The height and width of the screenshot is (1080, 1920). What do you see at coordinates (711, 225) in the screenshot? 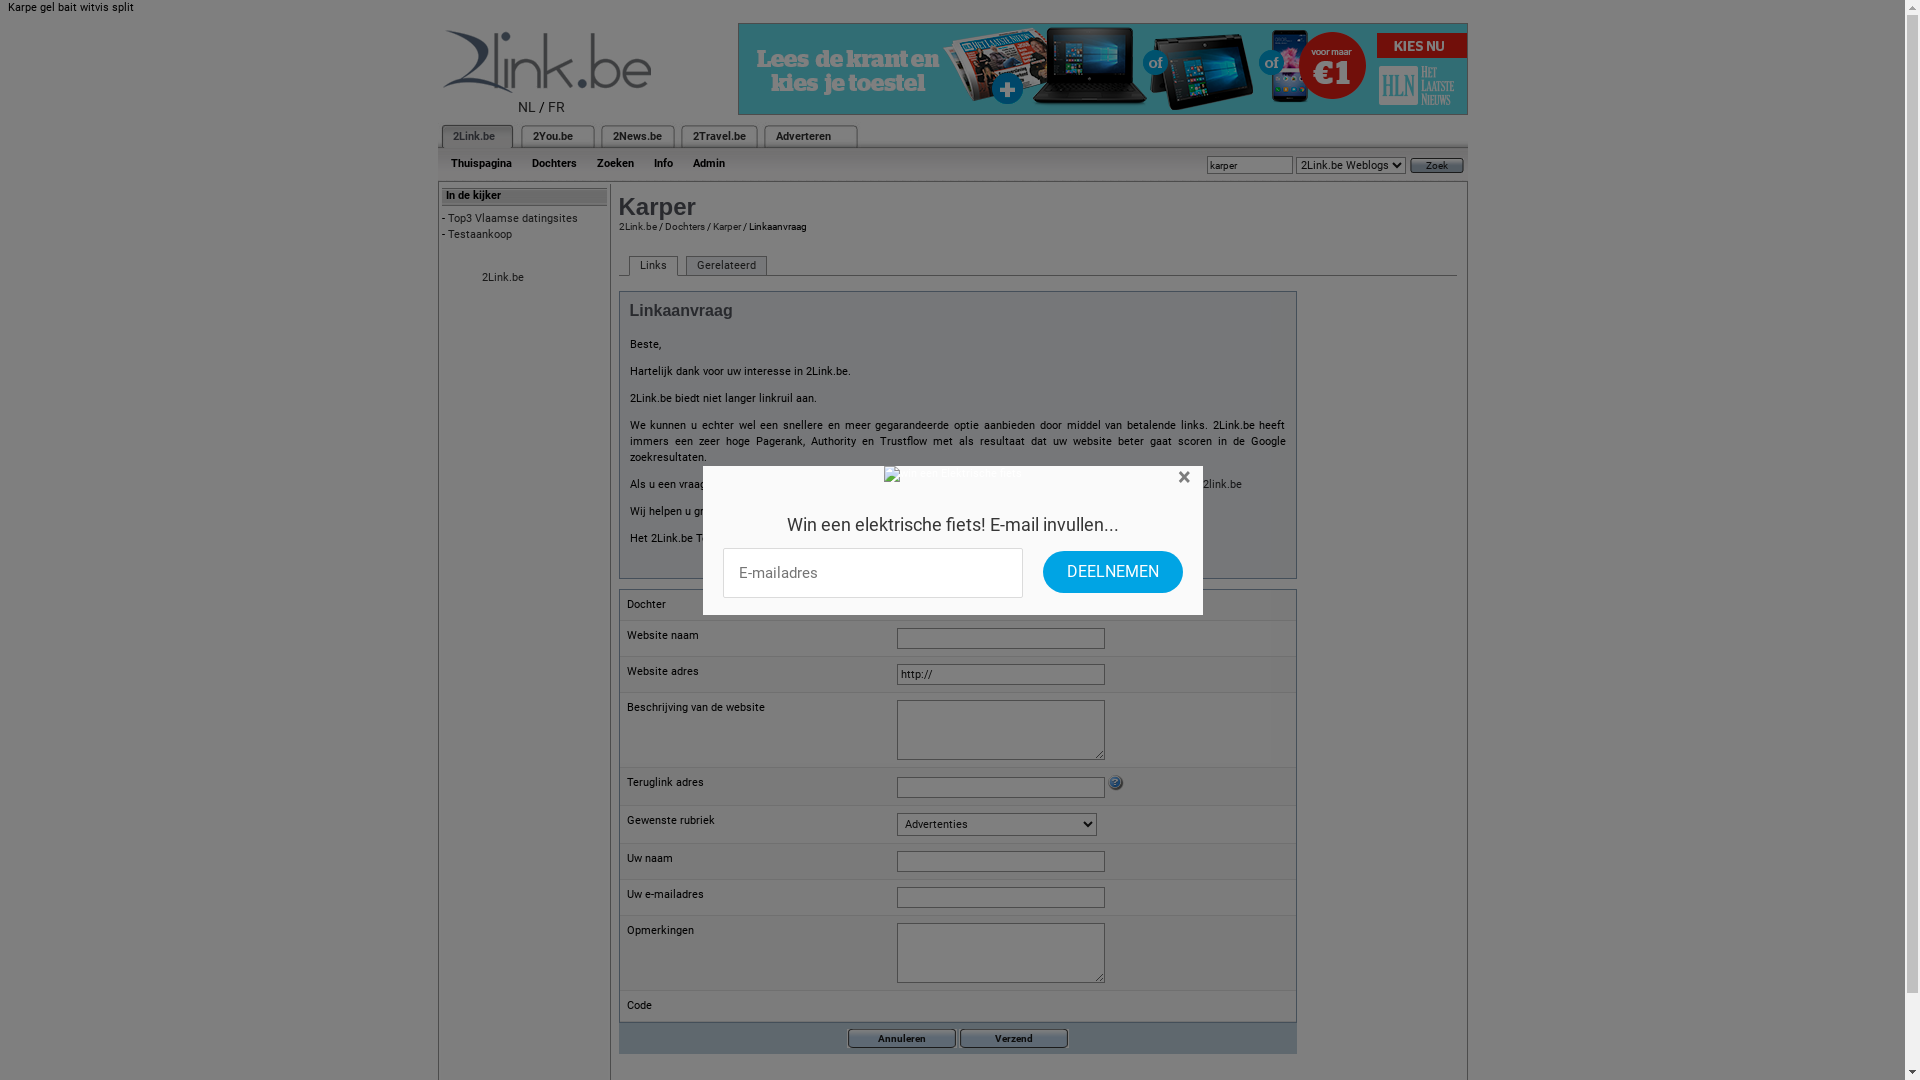
I see `'Karper'` at bounding box center [711, 225].